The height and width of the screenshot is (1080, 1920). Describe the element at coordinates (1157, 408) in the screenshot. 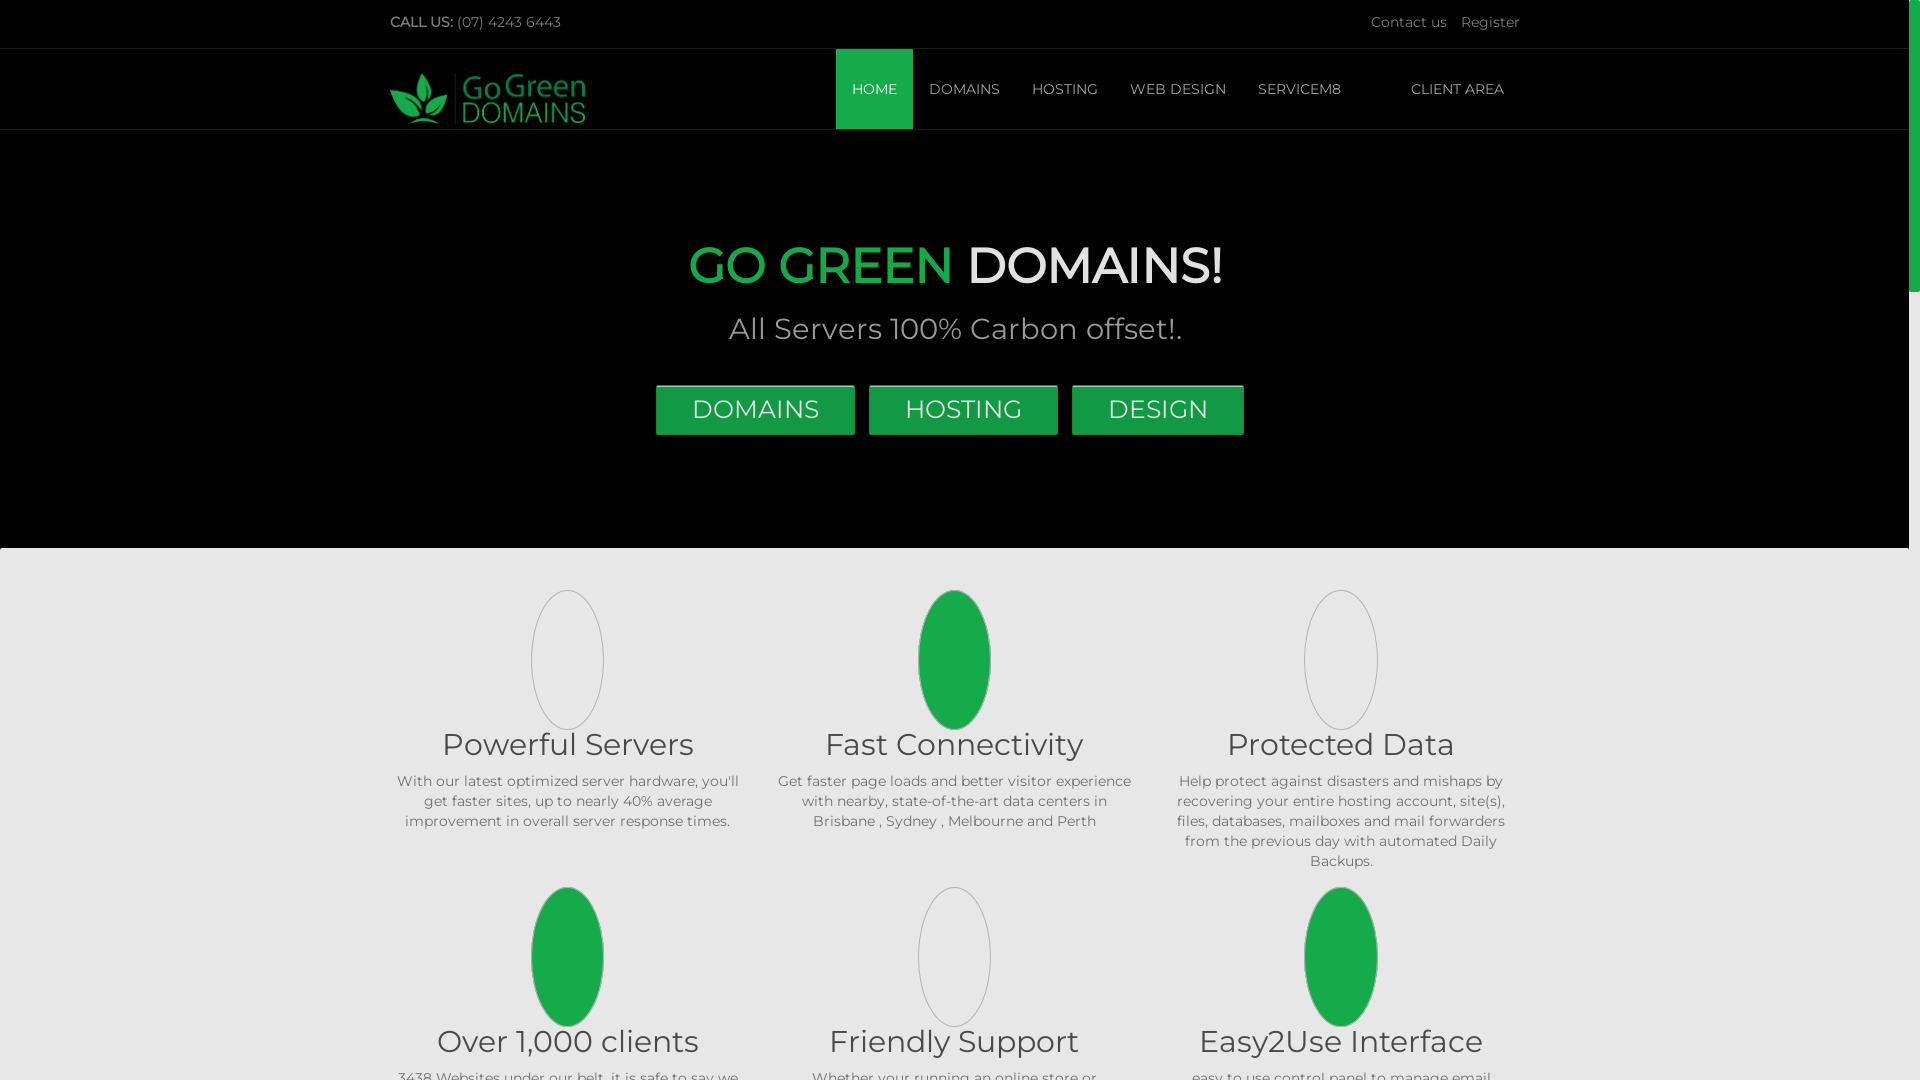

I see `'DESIGN'` at that location.